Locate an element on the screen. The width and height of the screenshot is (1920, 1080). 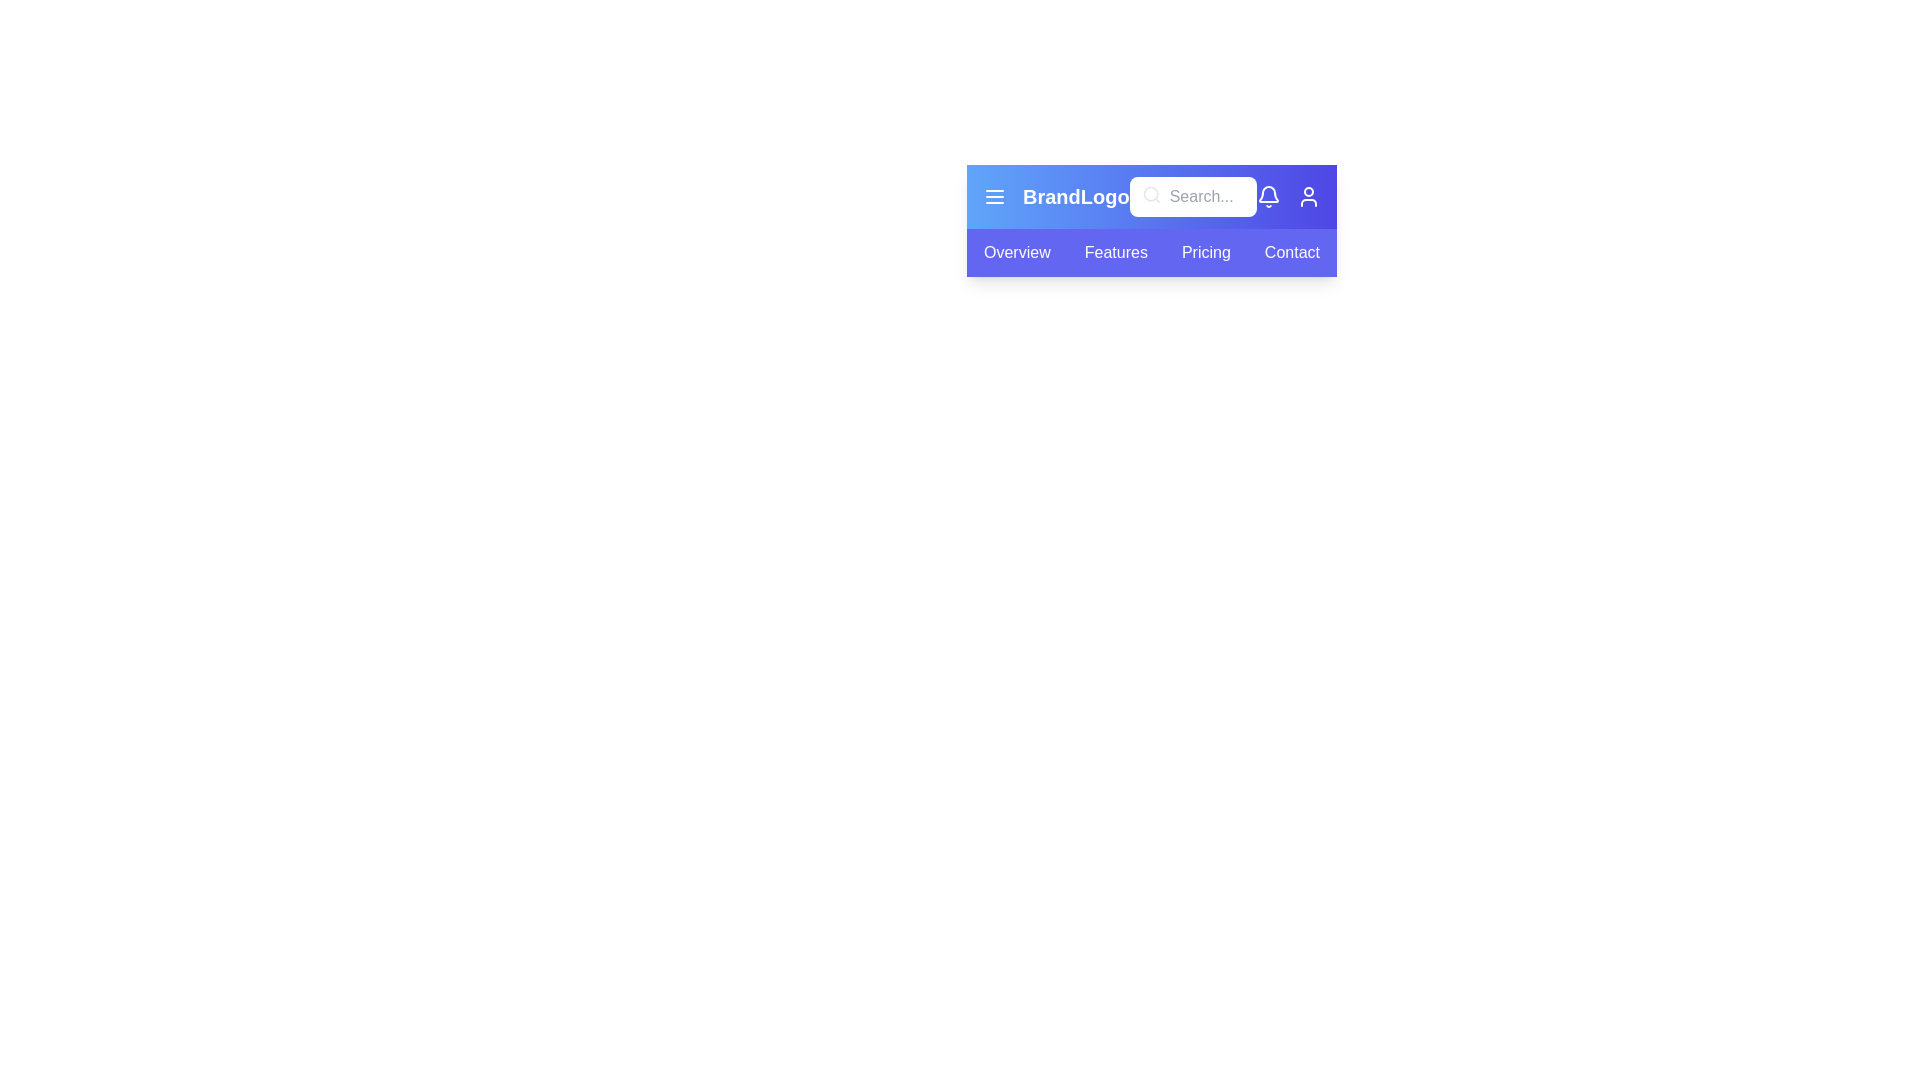
the menu icon to toggle the menu visibility is located at coordinates (994, 196).